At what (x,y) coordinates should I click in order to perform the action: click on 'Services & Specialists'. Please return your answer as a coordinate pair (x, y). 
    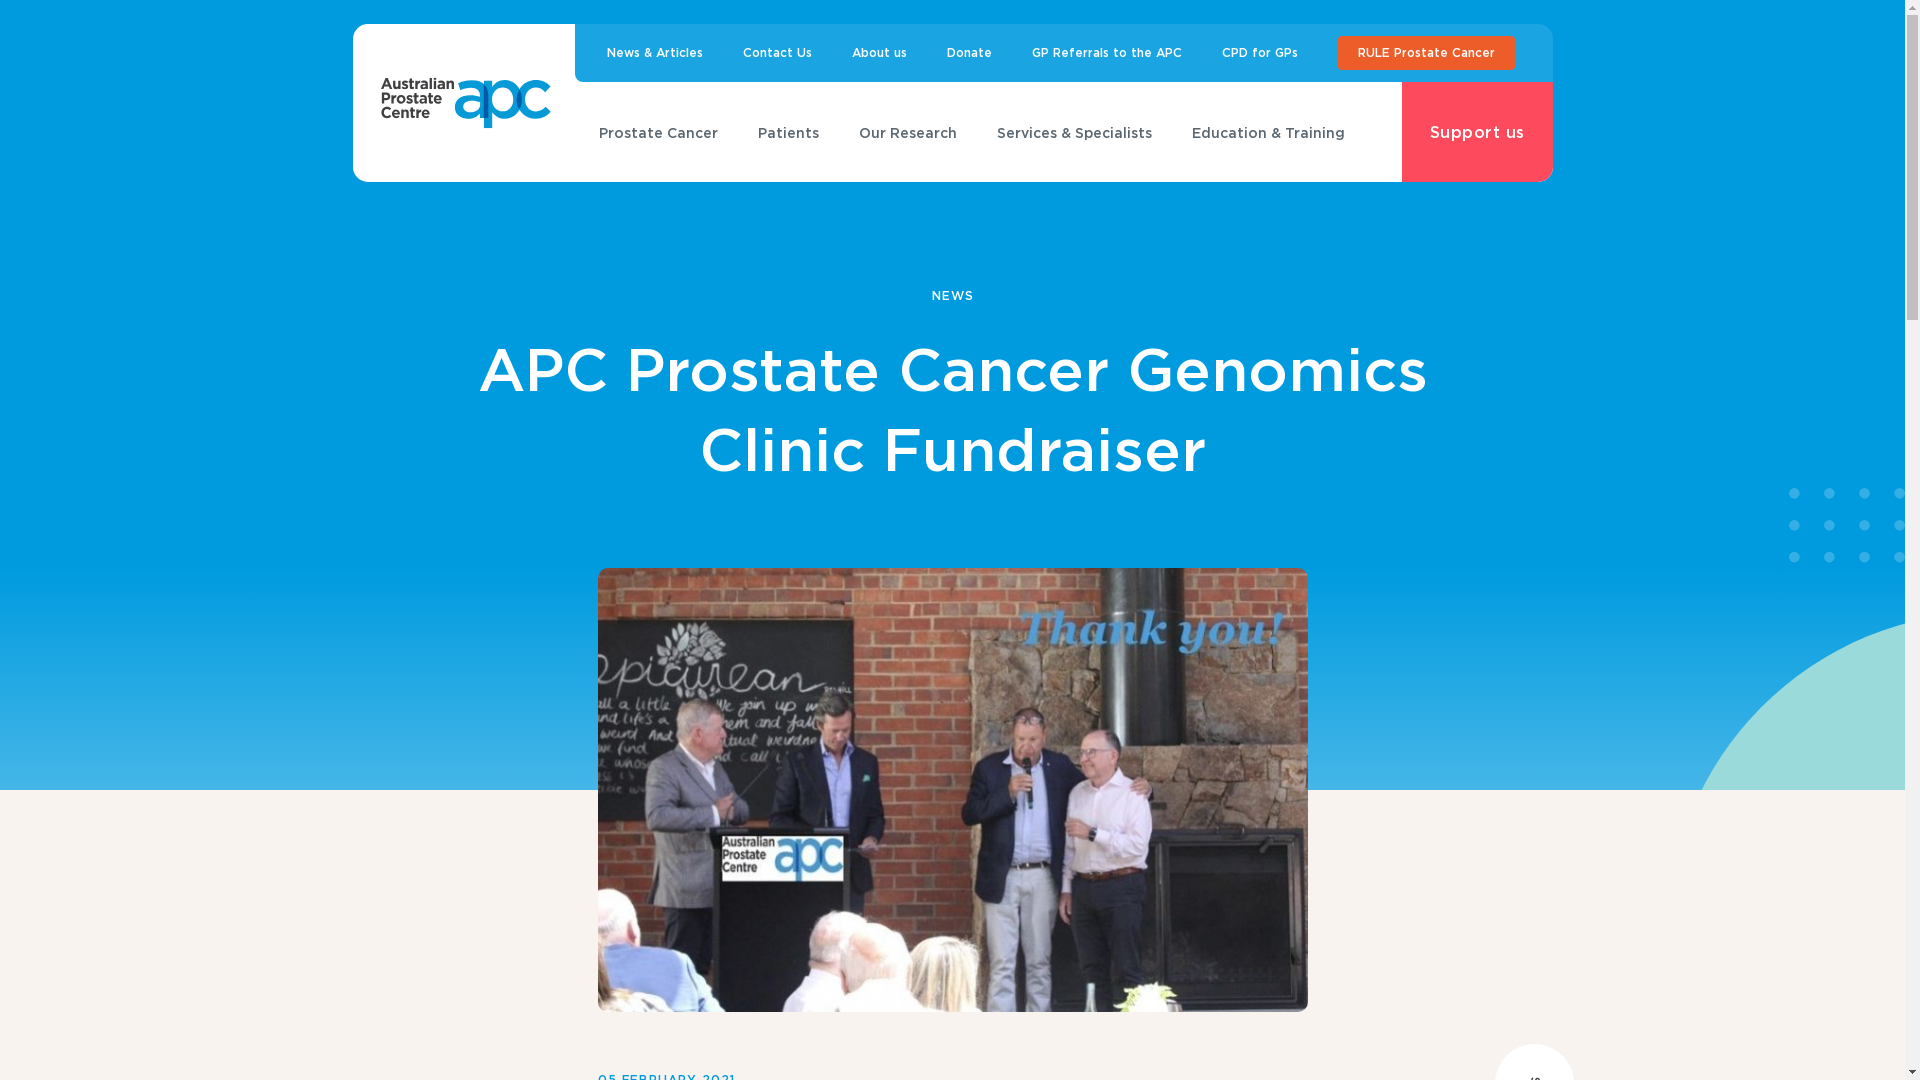
    Looking at the image, I should click on (971, 132).